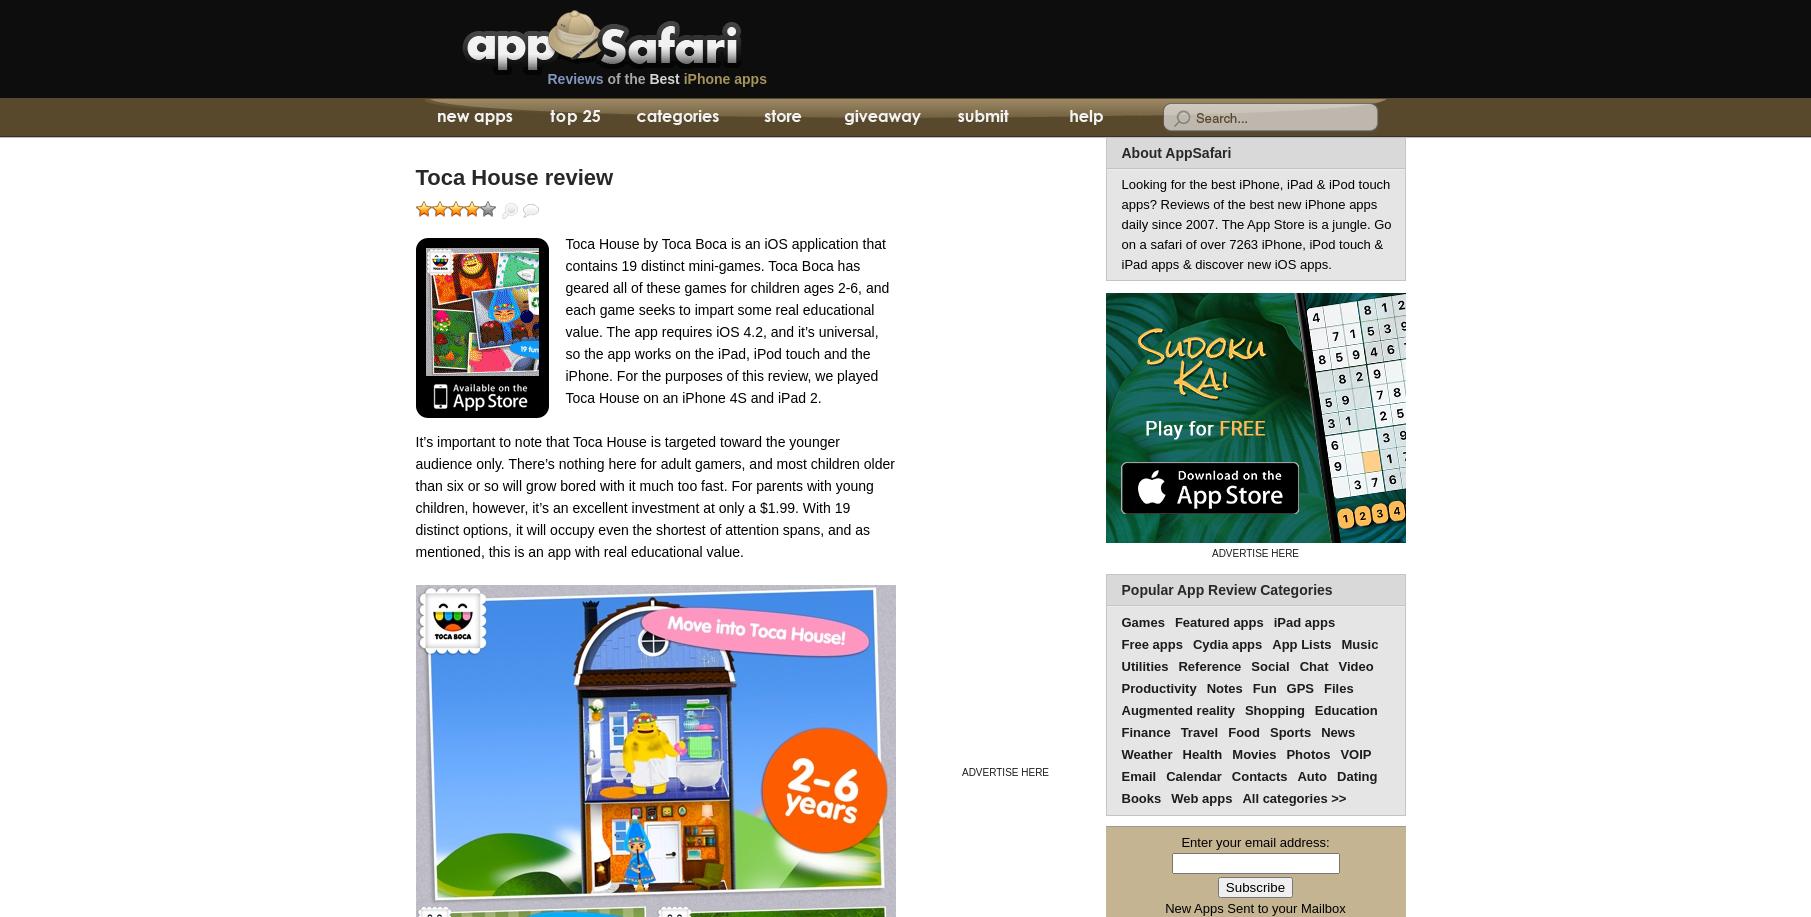 The image size is (1811, 917). What do you see at coordinates (663, 78) in the screenshot?
I see `'Best'` at bounding box center [663, 78].